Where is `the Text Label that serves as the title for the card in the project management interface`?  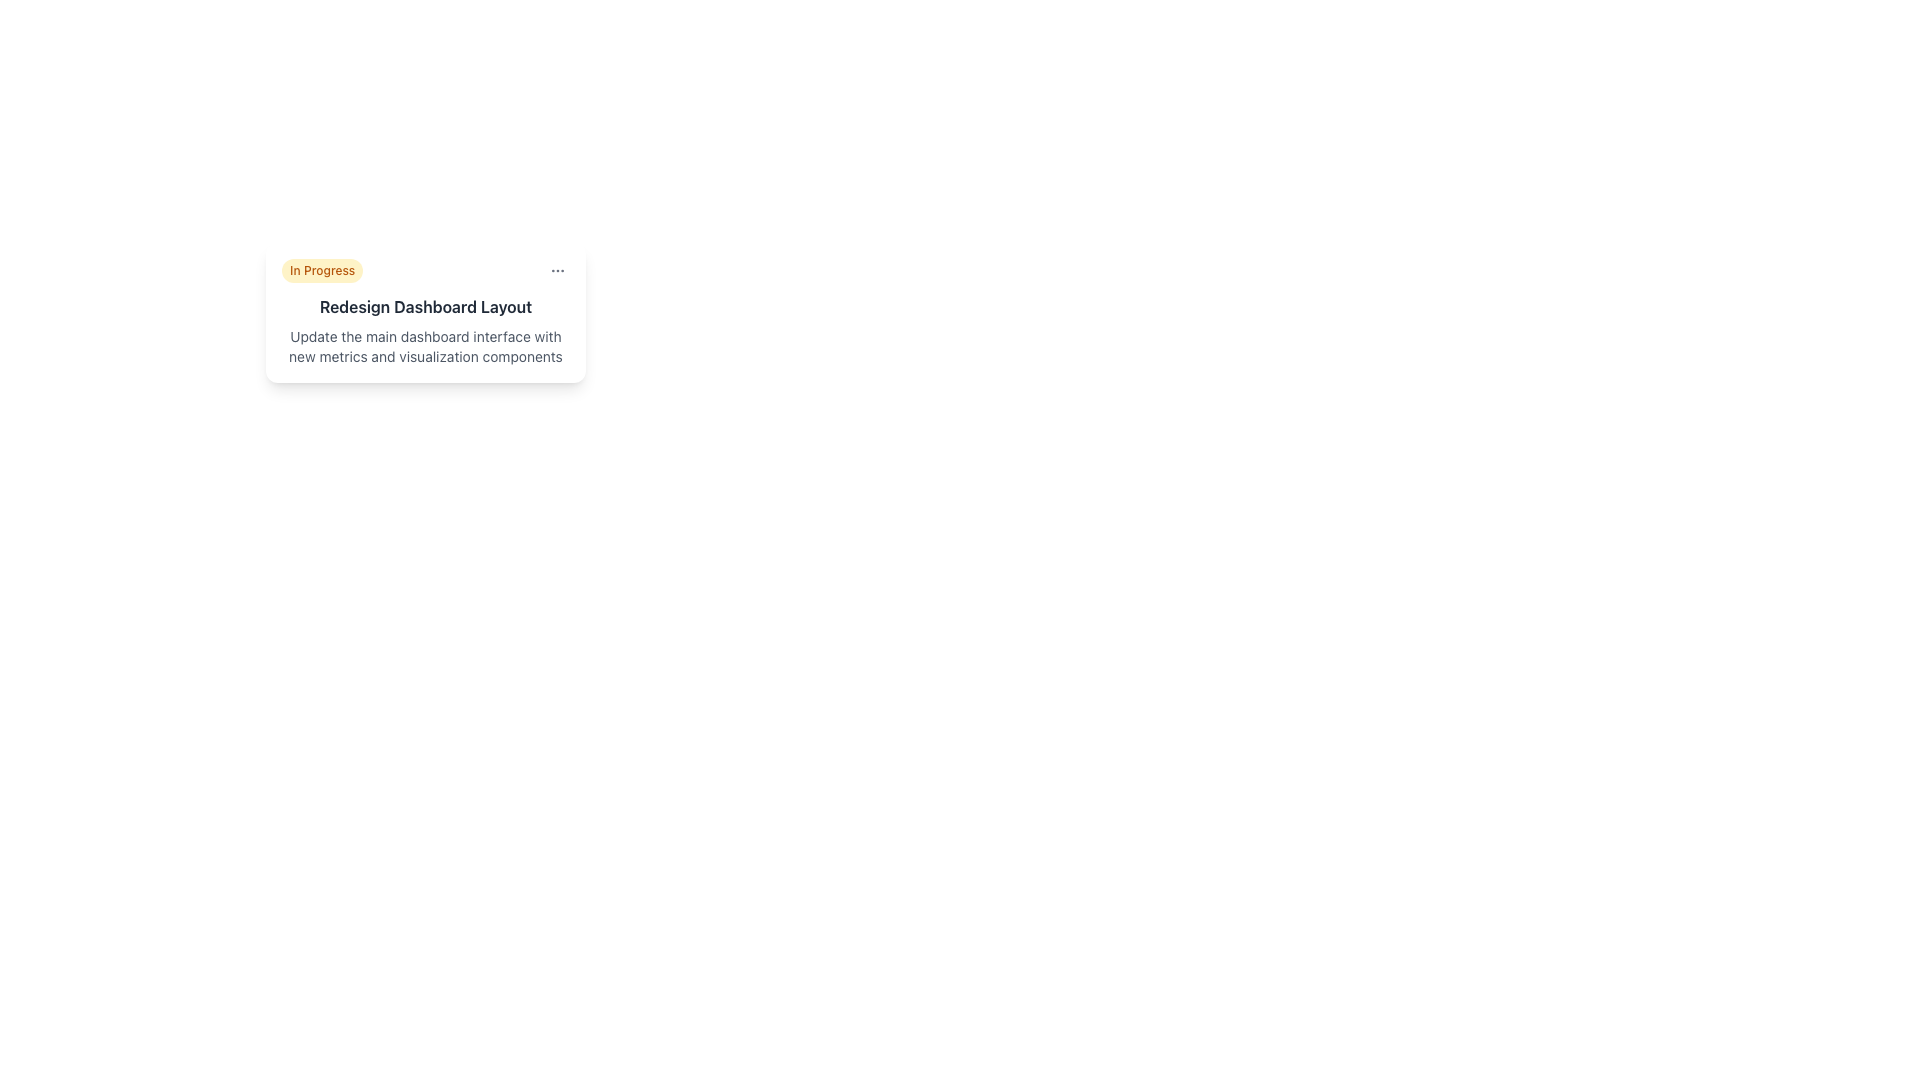
the Text Label that serves as the title for the card in the project management interface is located at coordinates (425, 307).